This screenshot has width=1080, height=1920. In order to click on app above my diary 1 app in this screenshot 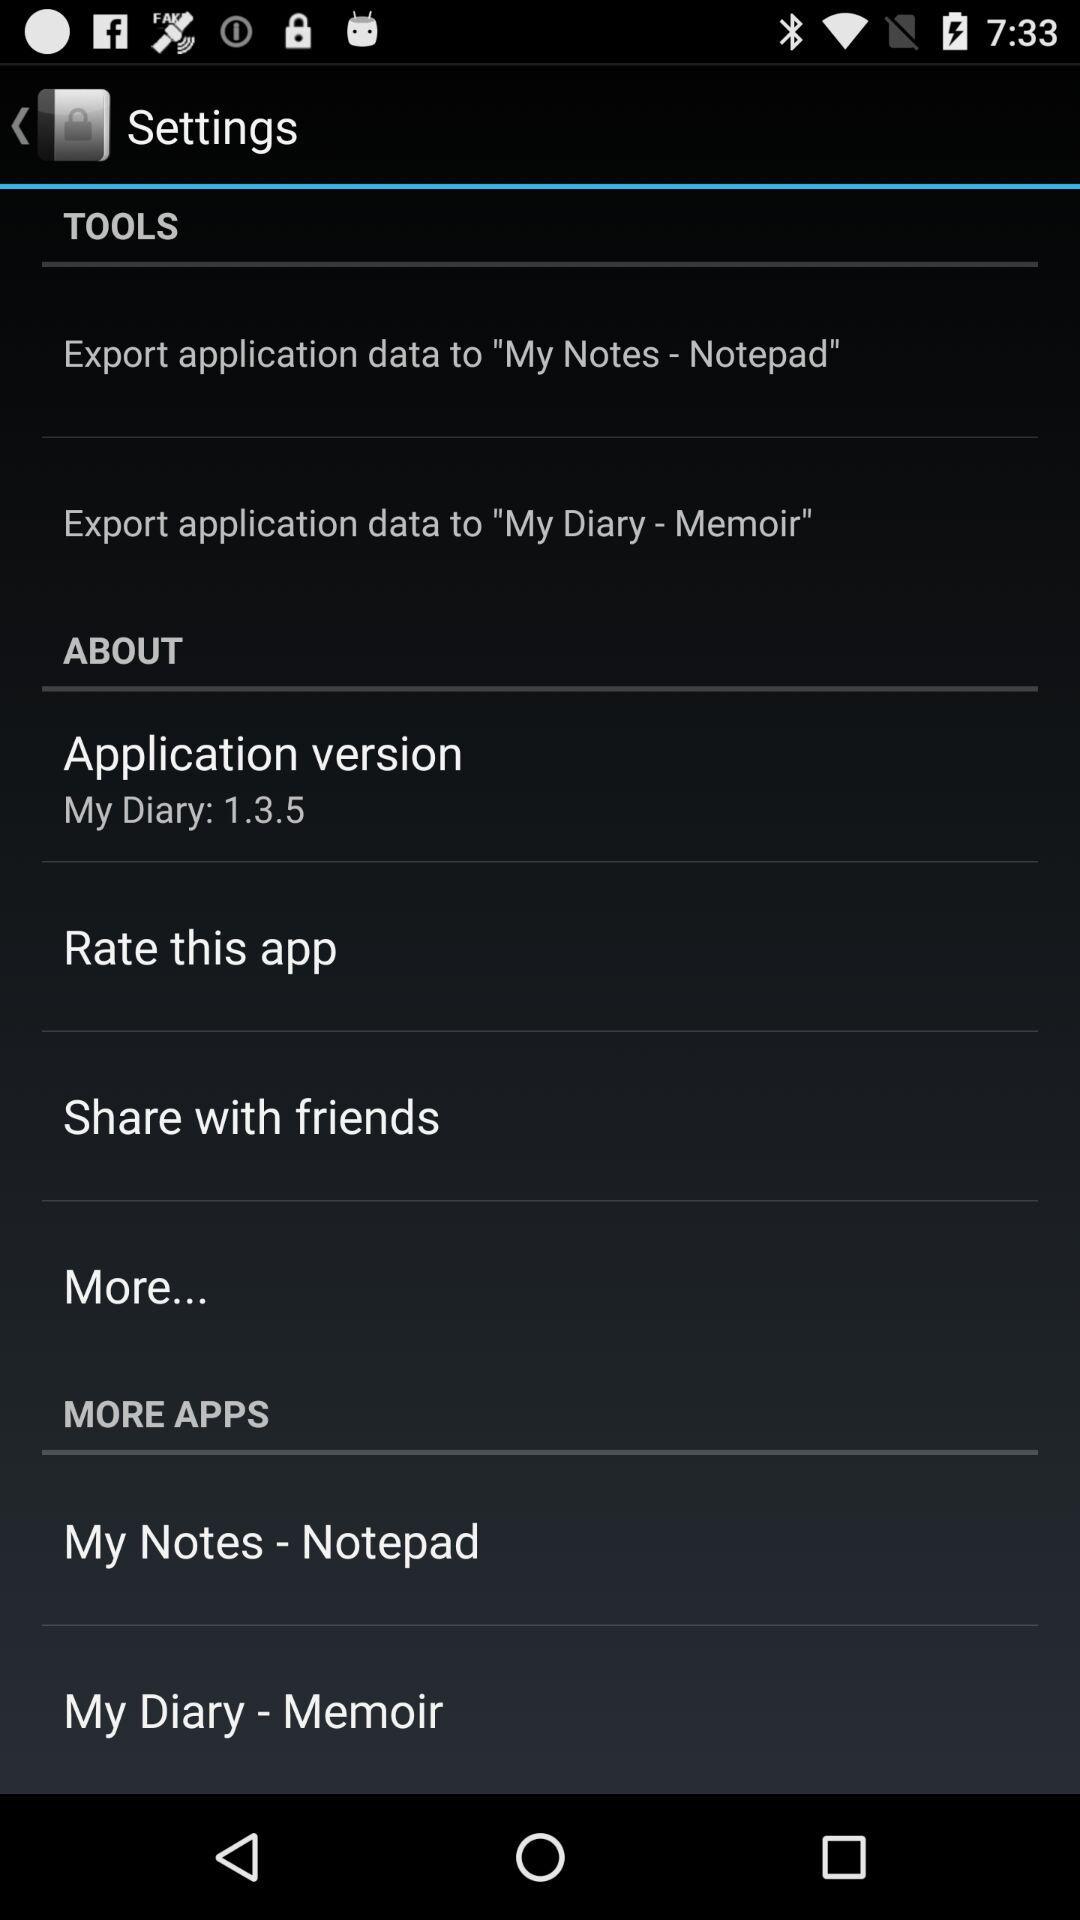, I will do `click(262, 750)`.